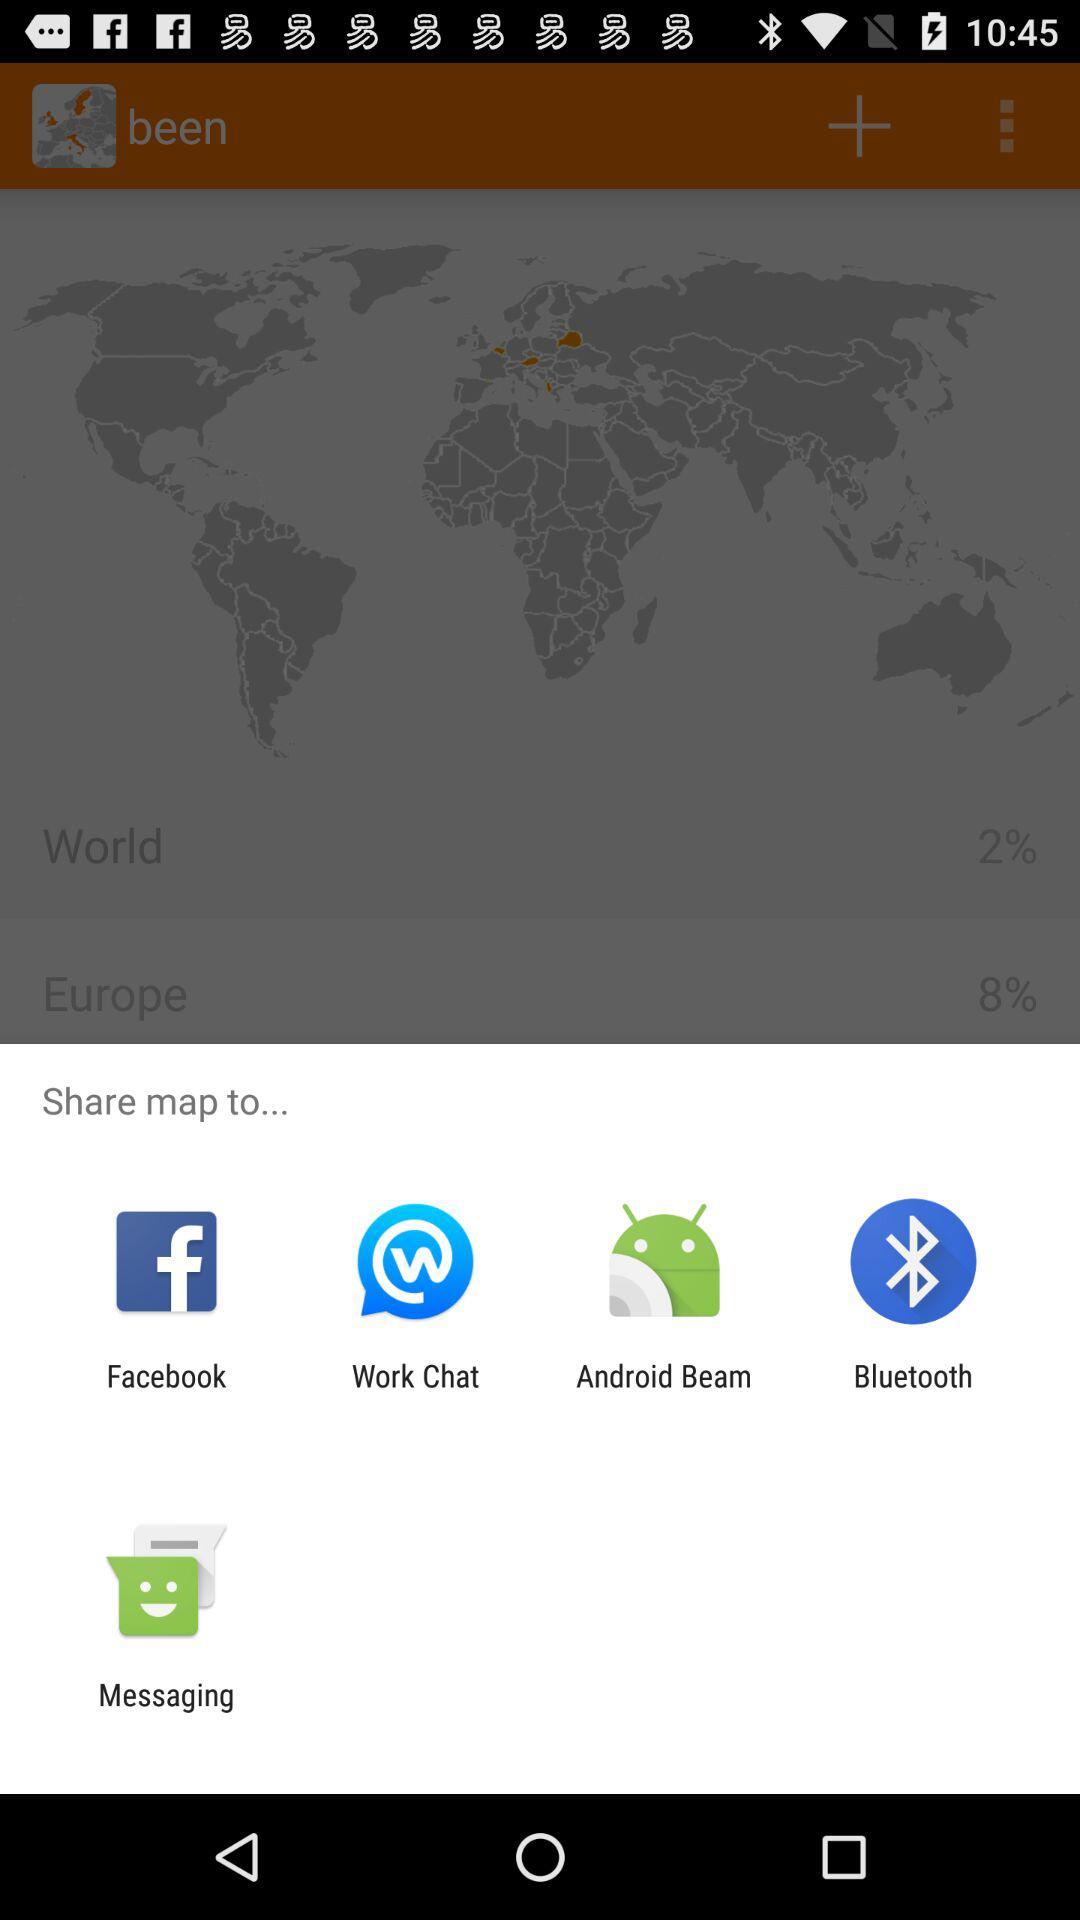 Image resolution: width=1080 pixels, height=1920 pixels. What do you see at coordinates (664, 1392) in the screenshot?
I see `the app to the left of bluetooth app` at bounding box center [664, 1392].